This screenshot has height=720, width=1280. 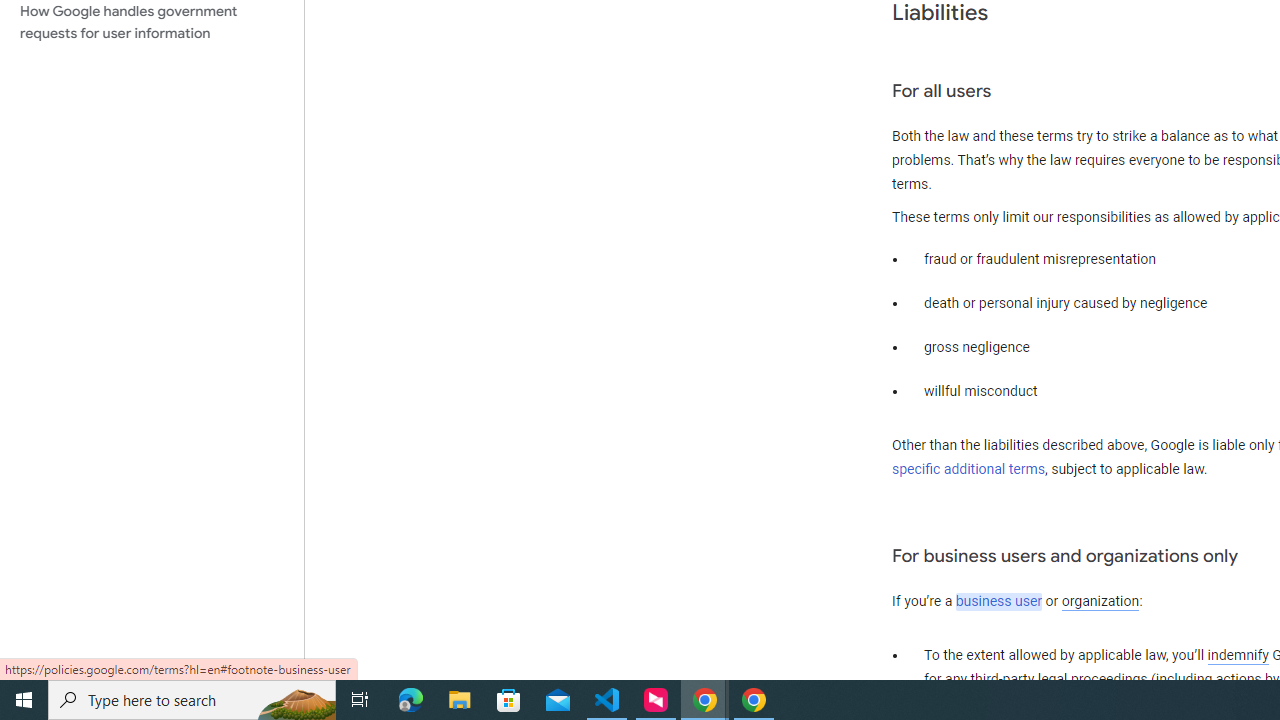 I want to click on 'organization', so click(x=1099, y=601).